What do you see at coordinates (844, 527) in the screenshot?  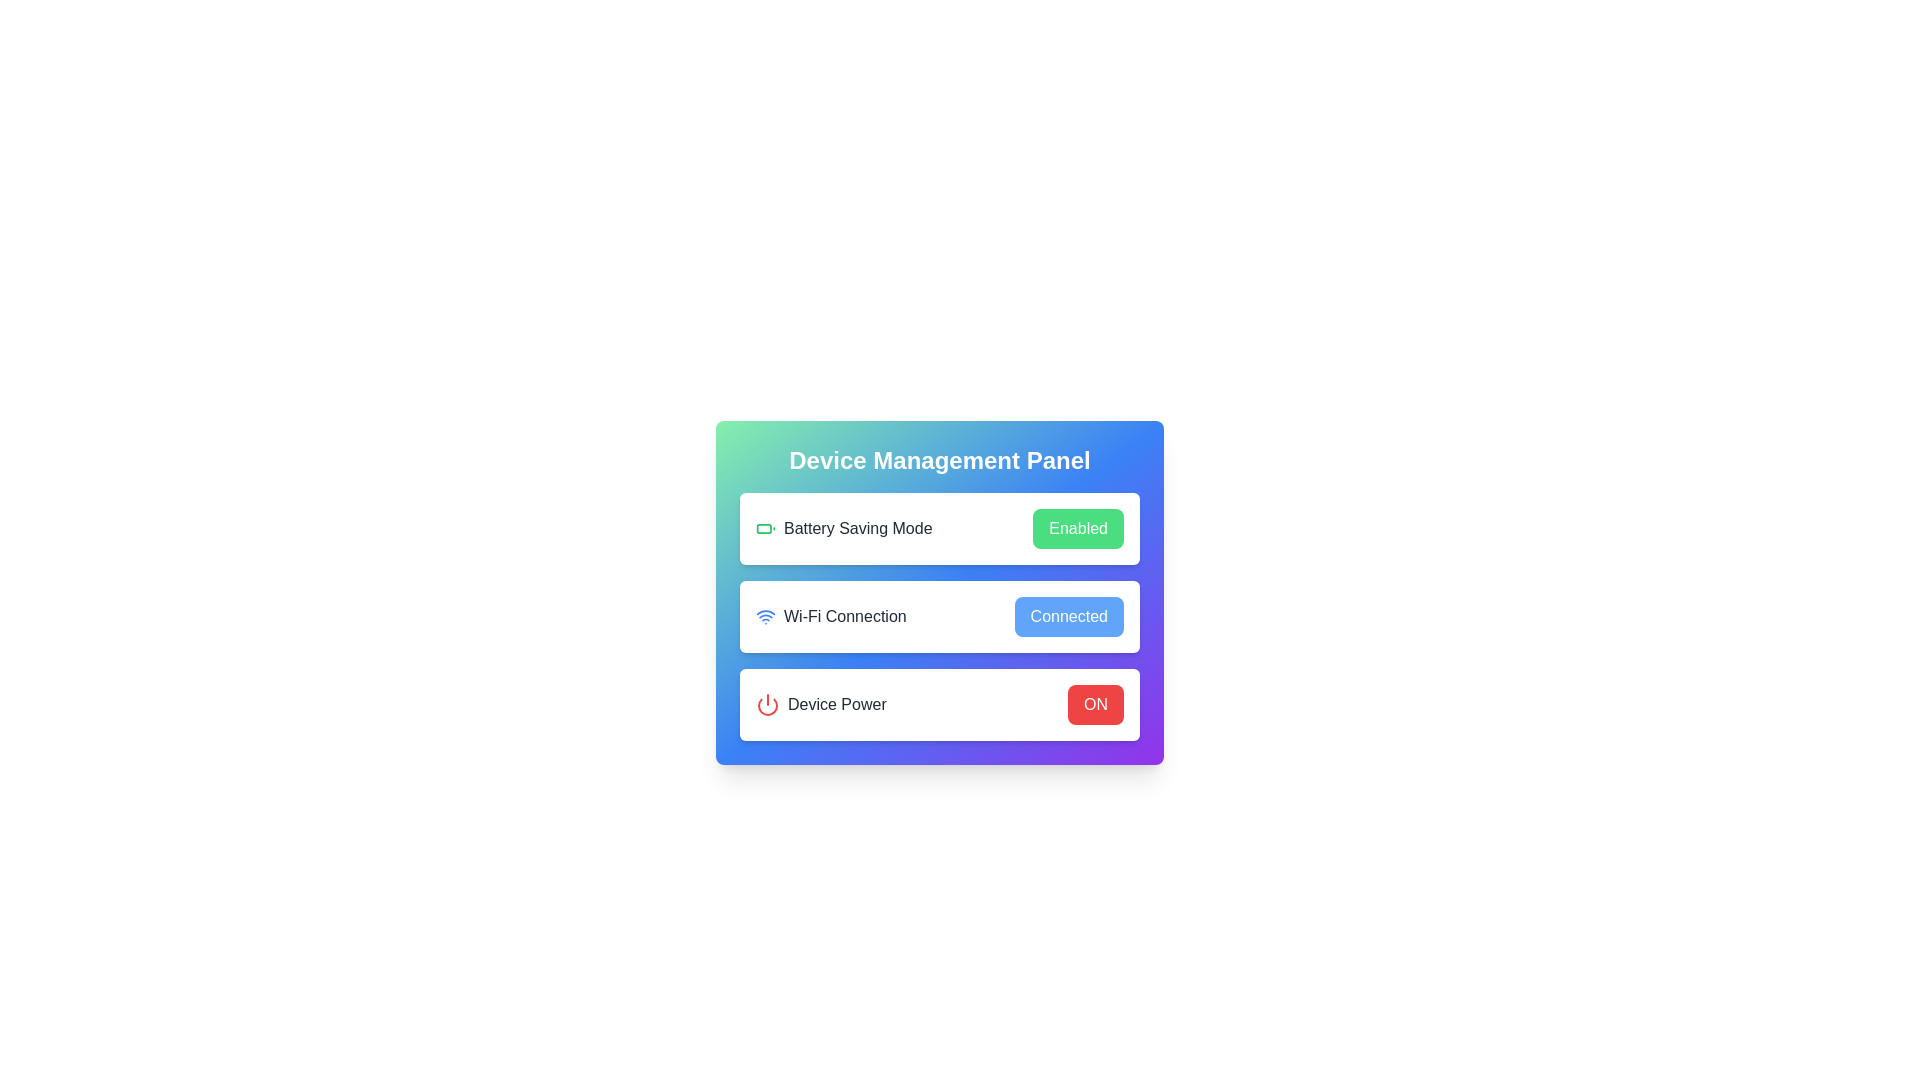 I see `the label indicating 'Battery Saving Mode' next to the green battery icon` at bounding box center [844, 527].